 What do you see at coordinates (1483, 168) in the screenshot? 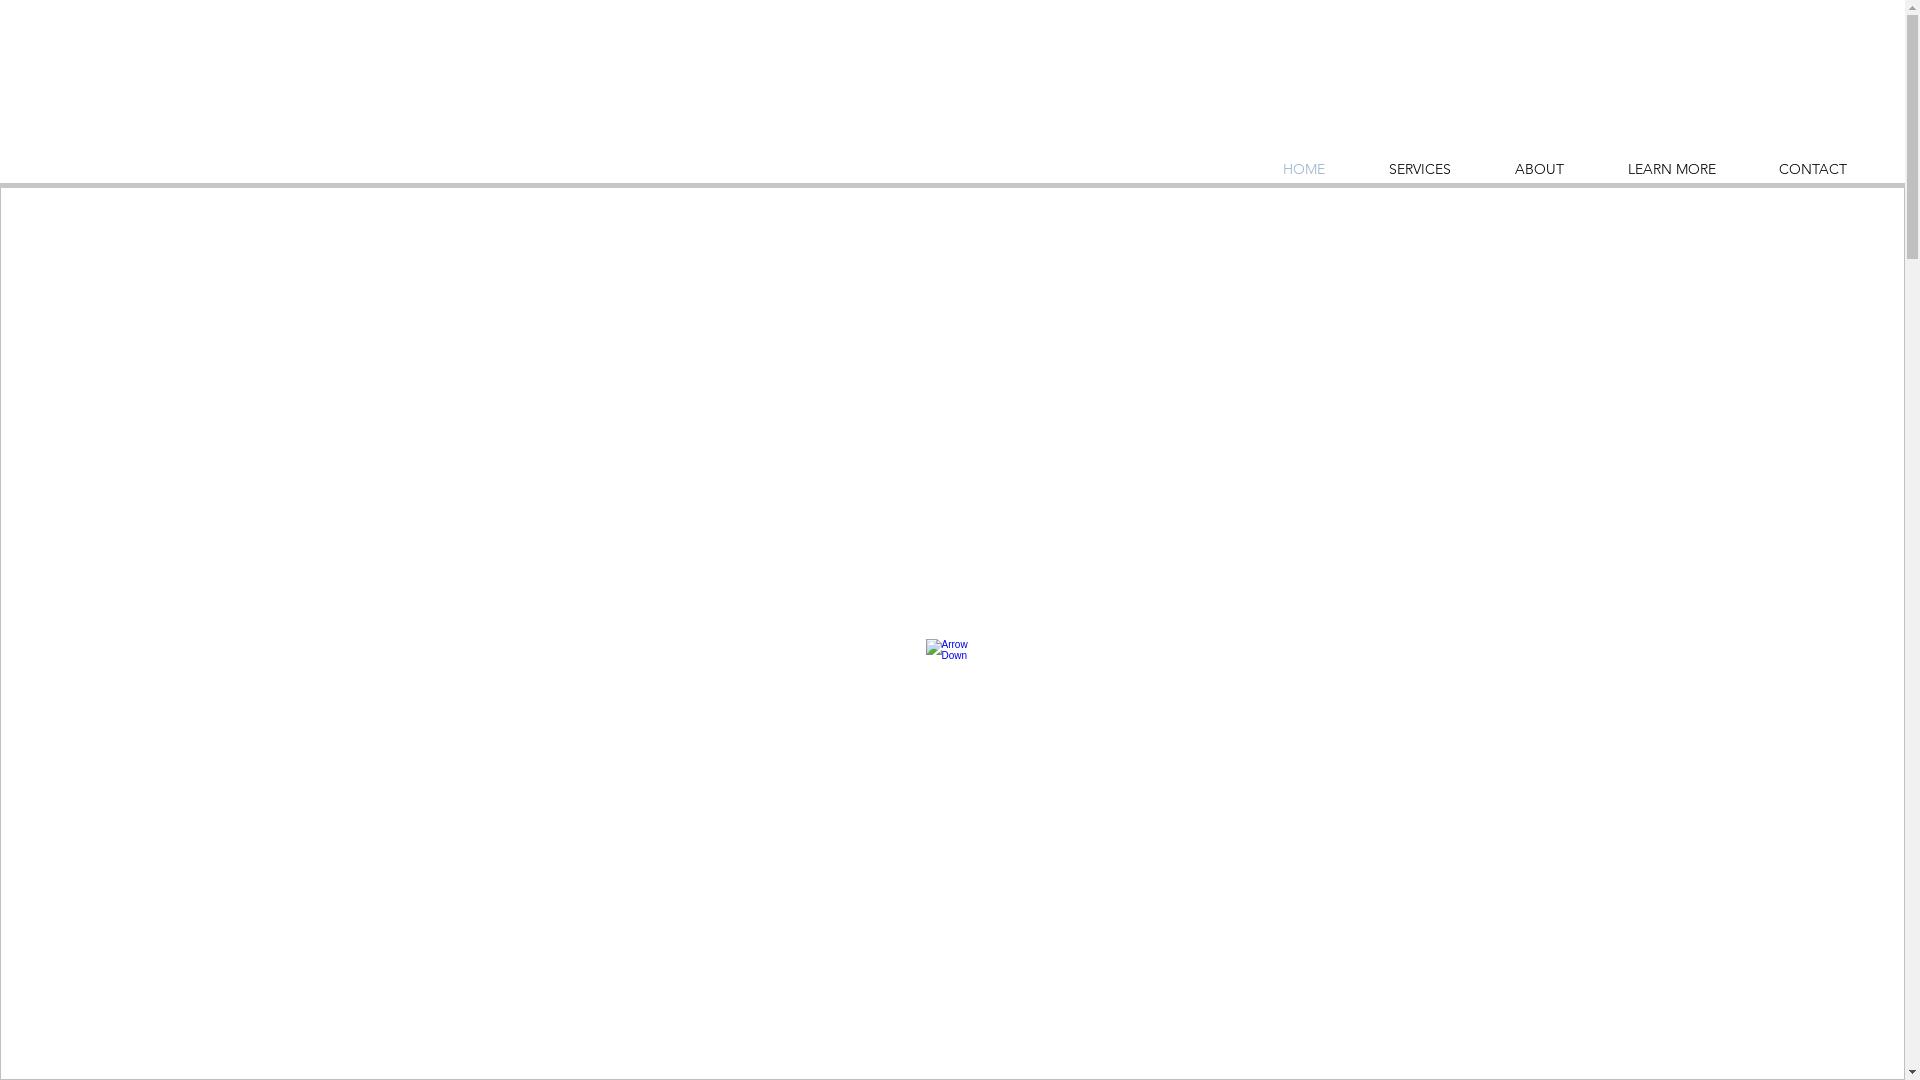
I see `'ABOUT'` at bounding box center [1483, 168].